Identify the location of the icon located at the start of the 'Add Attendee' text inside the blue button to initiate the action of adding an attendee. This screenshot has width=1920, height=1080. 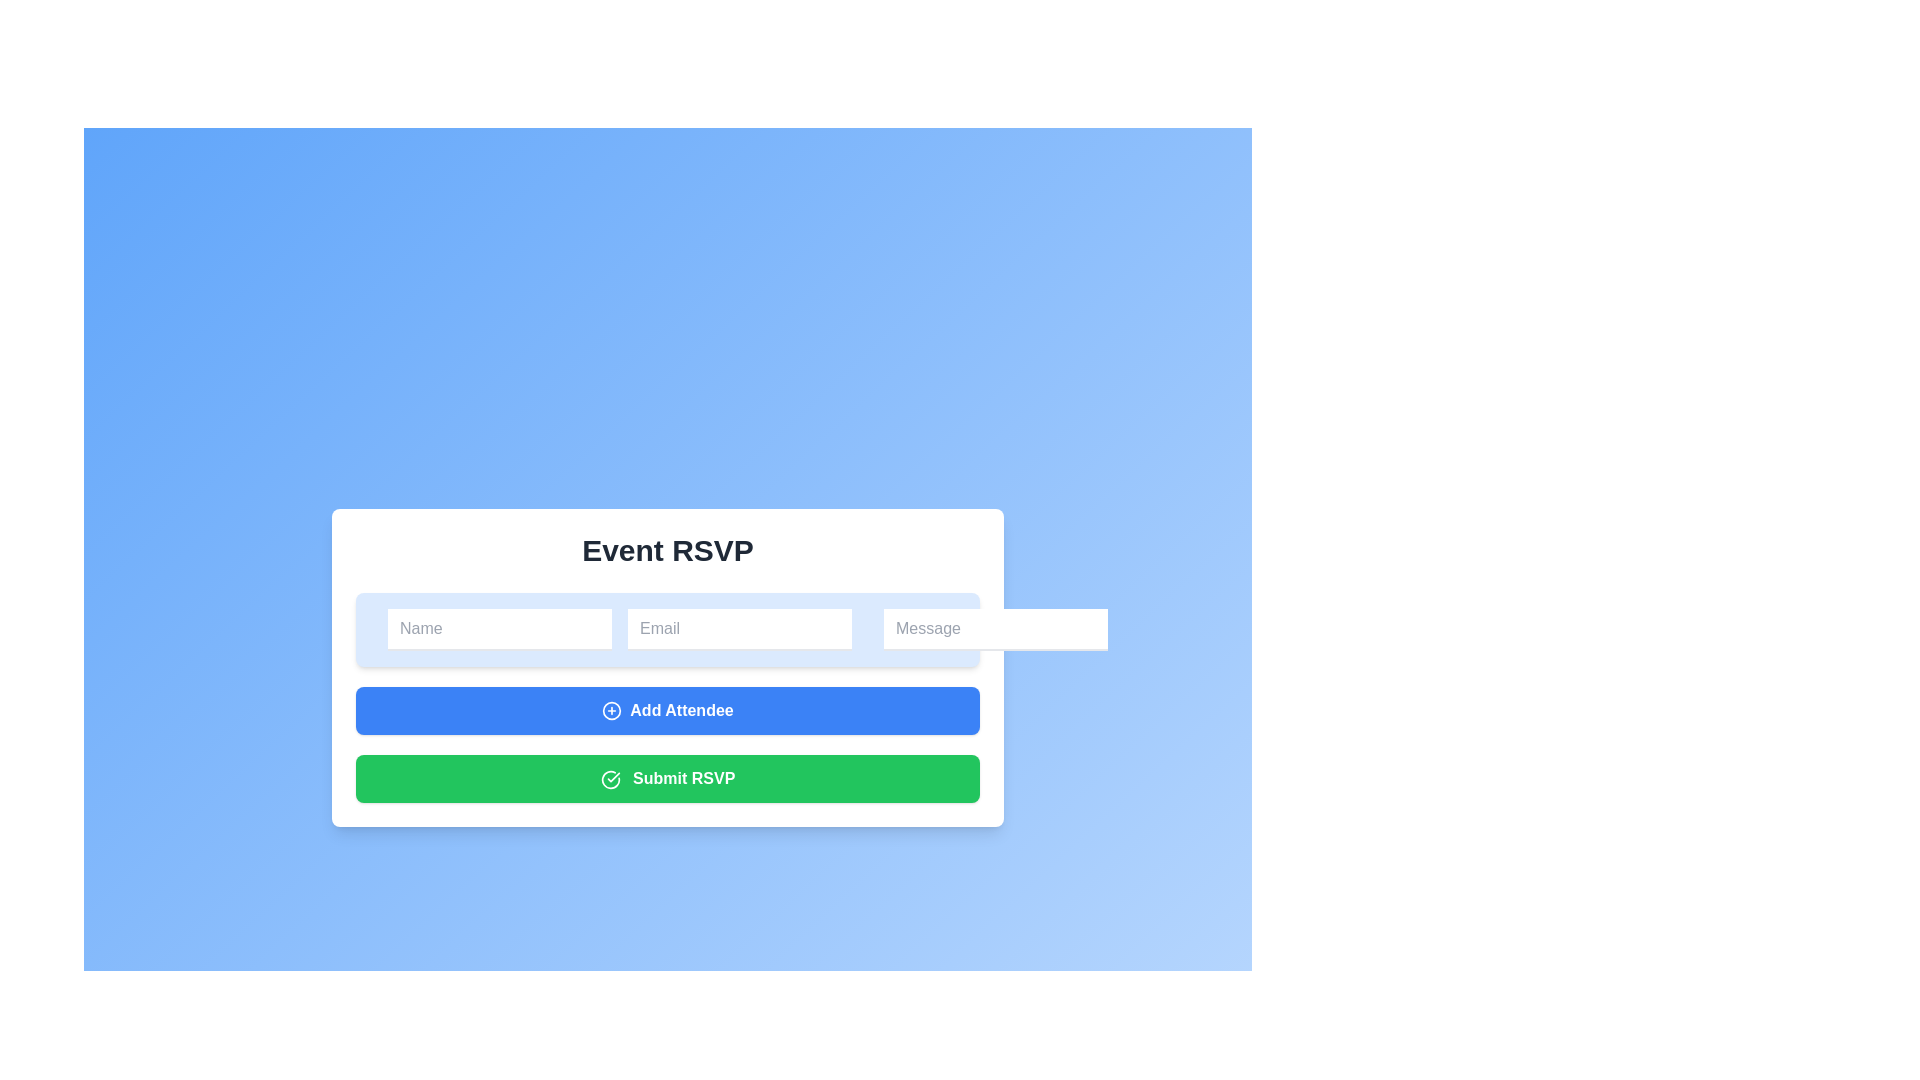
(611, 709).